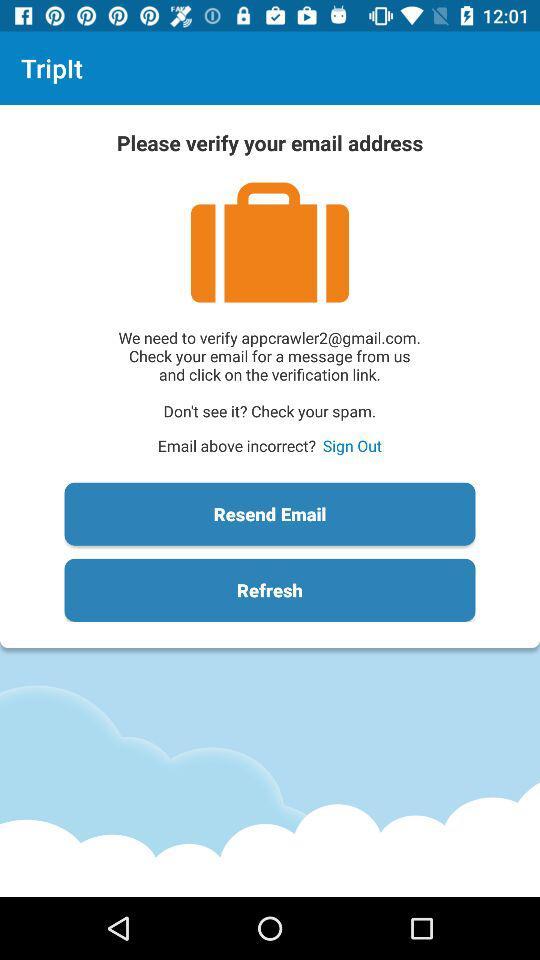 The width and height of the screenshot is (540, 960). Describe the element at coordinates (351, 445) in the screenshot. I see `icon below we need to icon` at that location.